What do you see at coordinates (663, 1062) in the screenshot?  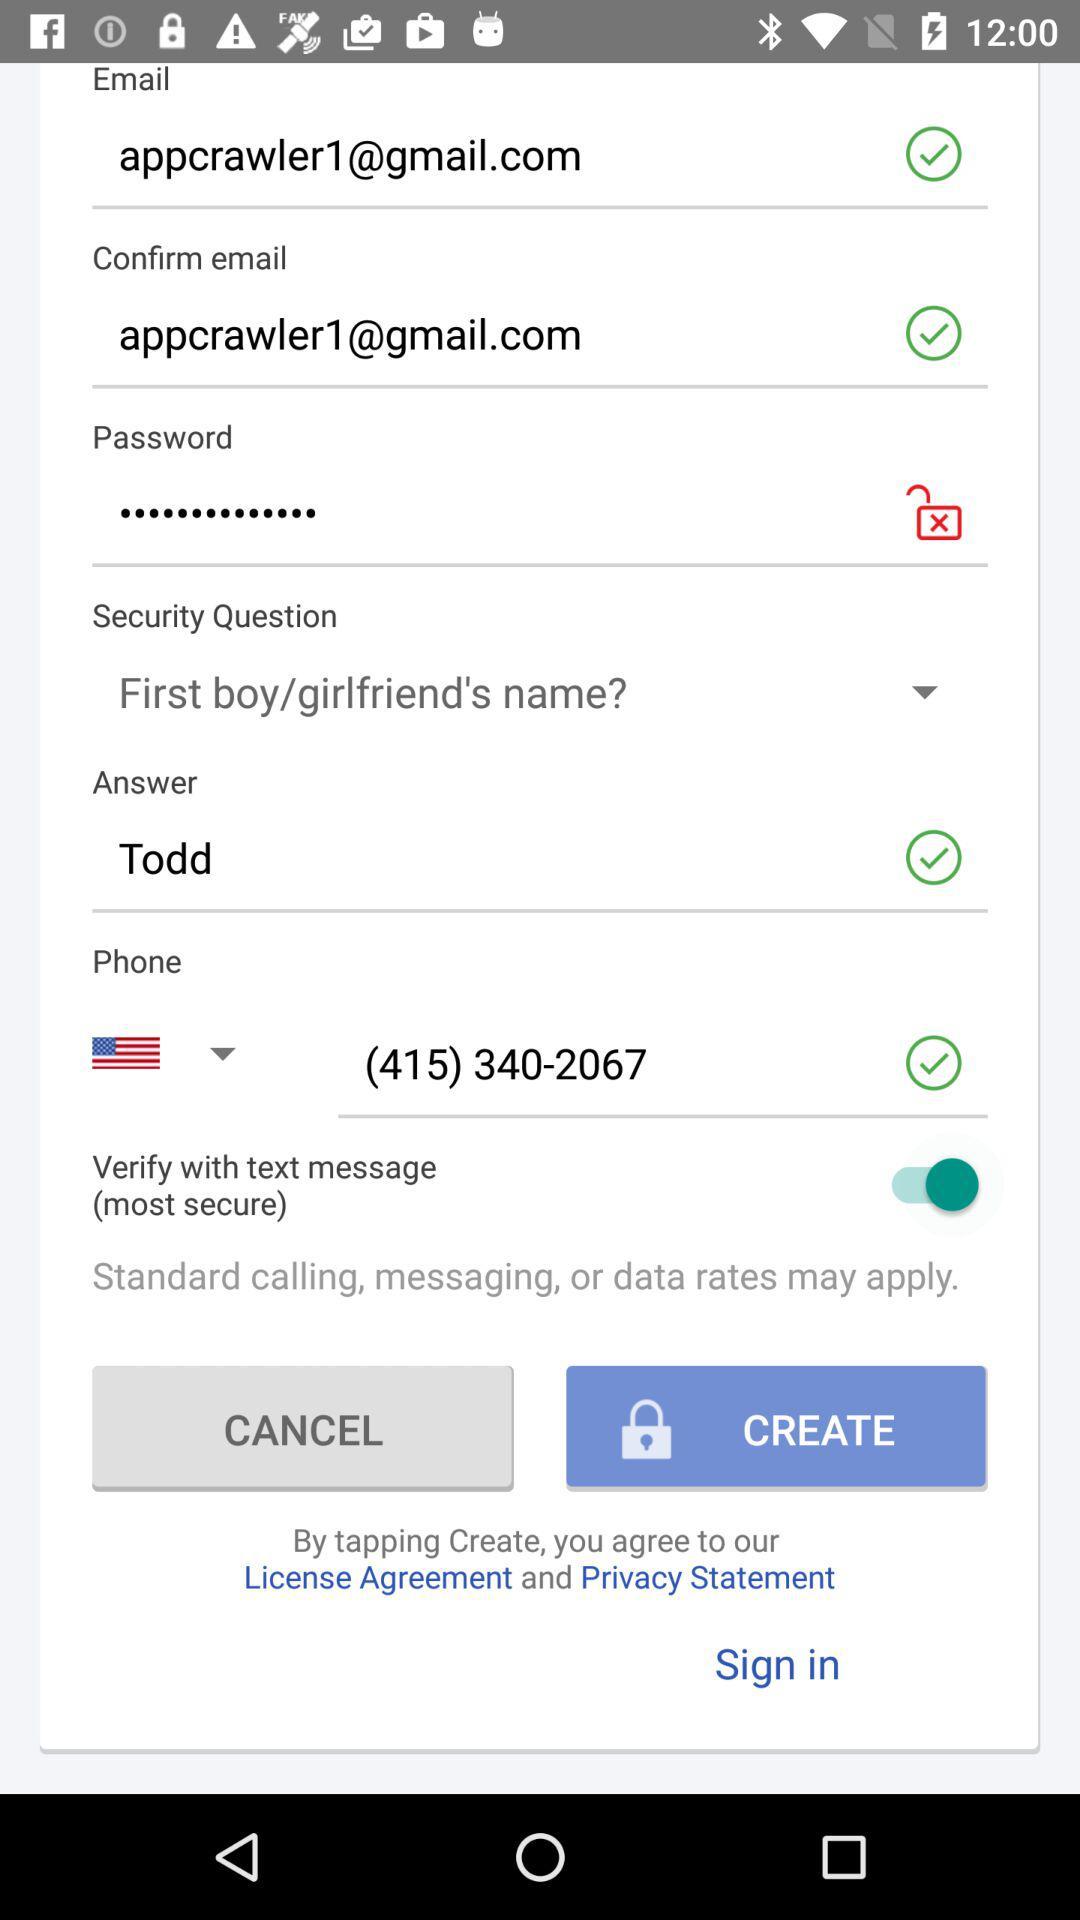 I see `the item above the verify with text icon` at bounding box center [663, 1062].